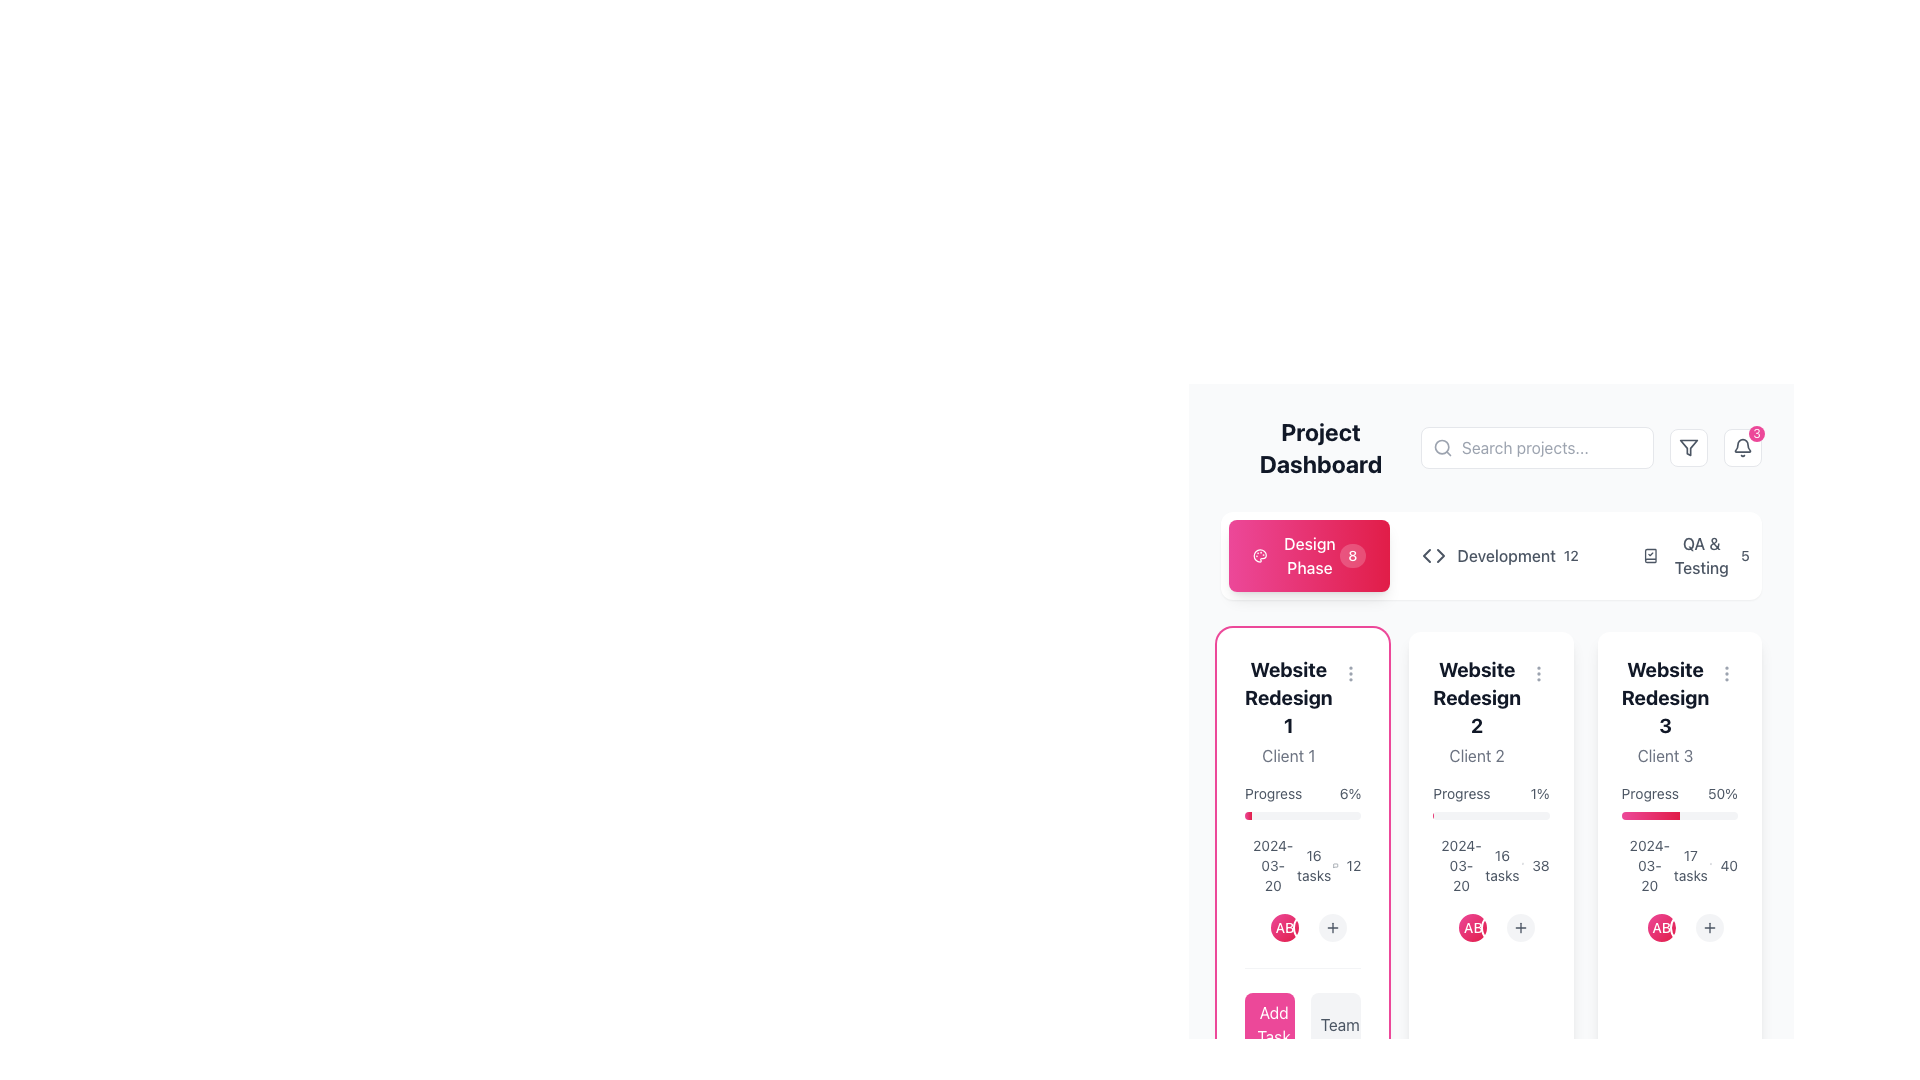 This screenshot has width=1920, height=1080. I want to click on text from the 'Development' label, which is styled in gray sans-serif font and located in the horizontal navigation section near the top of the interface, between a code bracket icon and a badge displaying '12', so click(1488, 555).